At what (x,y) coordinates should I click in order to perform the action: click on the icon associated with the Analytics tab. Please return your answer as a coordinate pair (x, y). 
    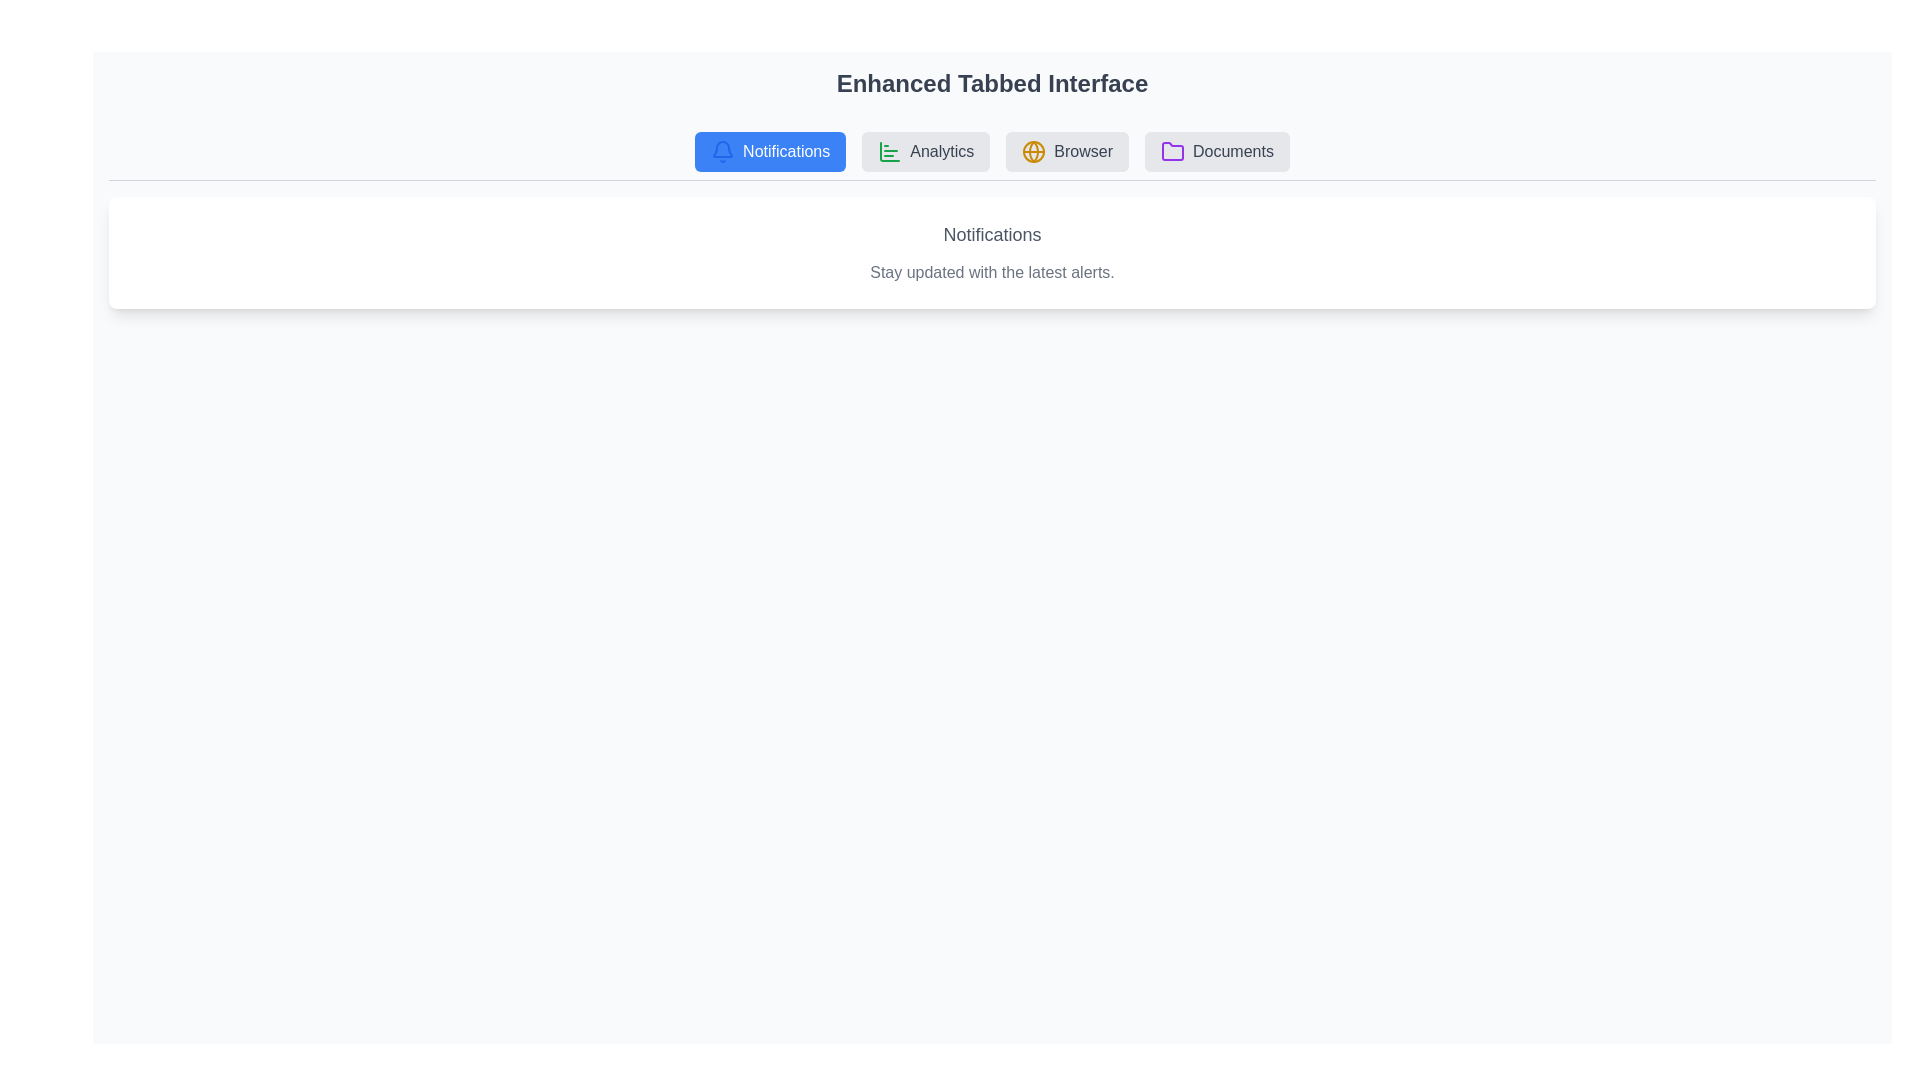
    Looking at the image, I should click on (888, 150).